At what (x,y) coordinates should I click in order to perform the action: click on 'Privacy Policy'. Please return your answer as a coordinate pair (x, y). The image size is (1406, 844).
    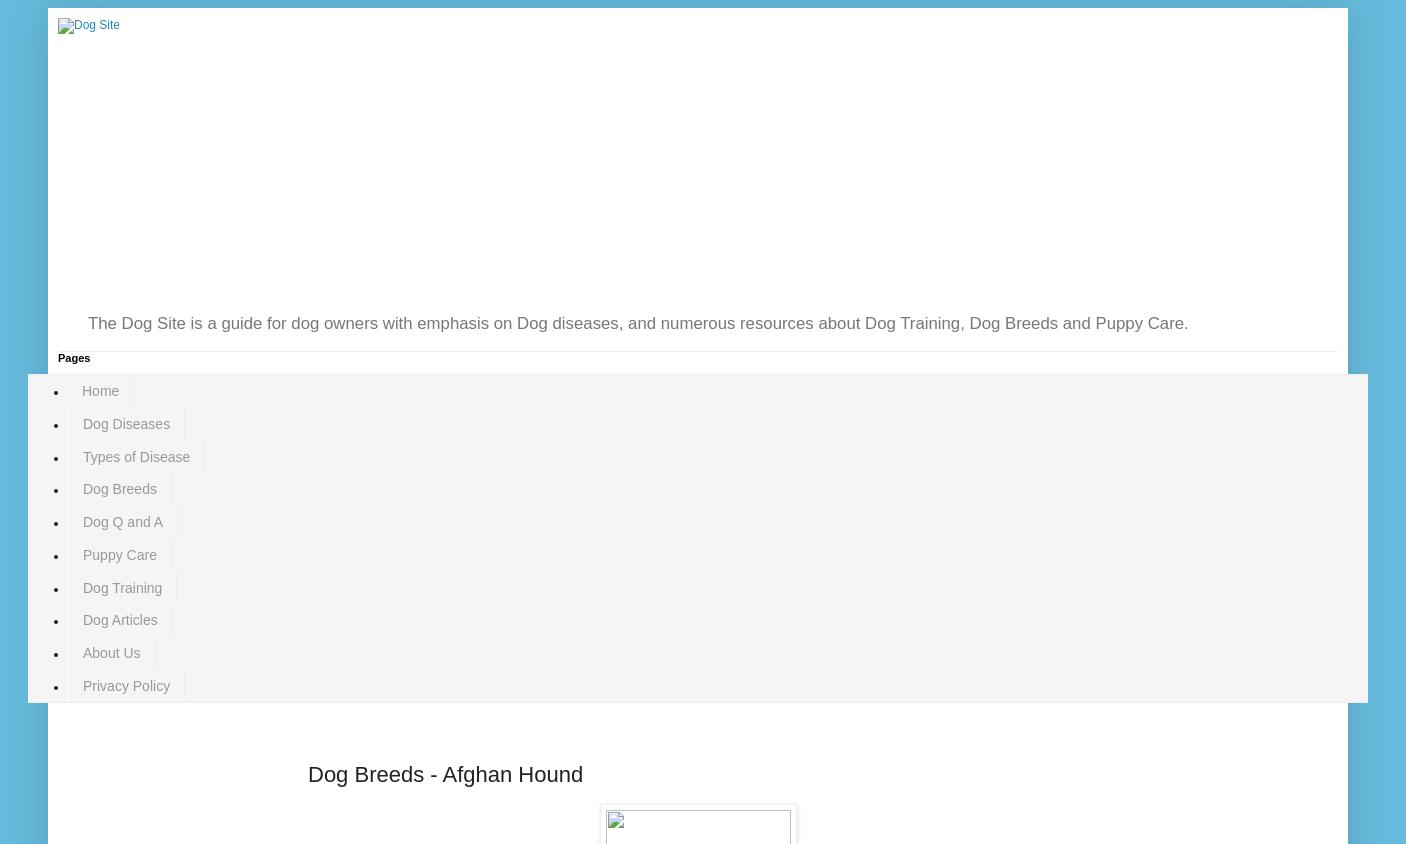
    Looking at the image, I should click on (126, 685).